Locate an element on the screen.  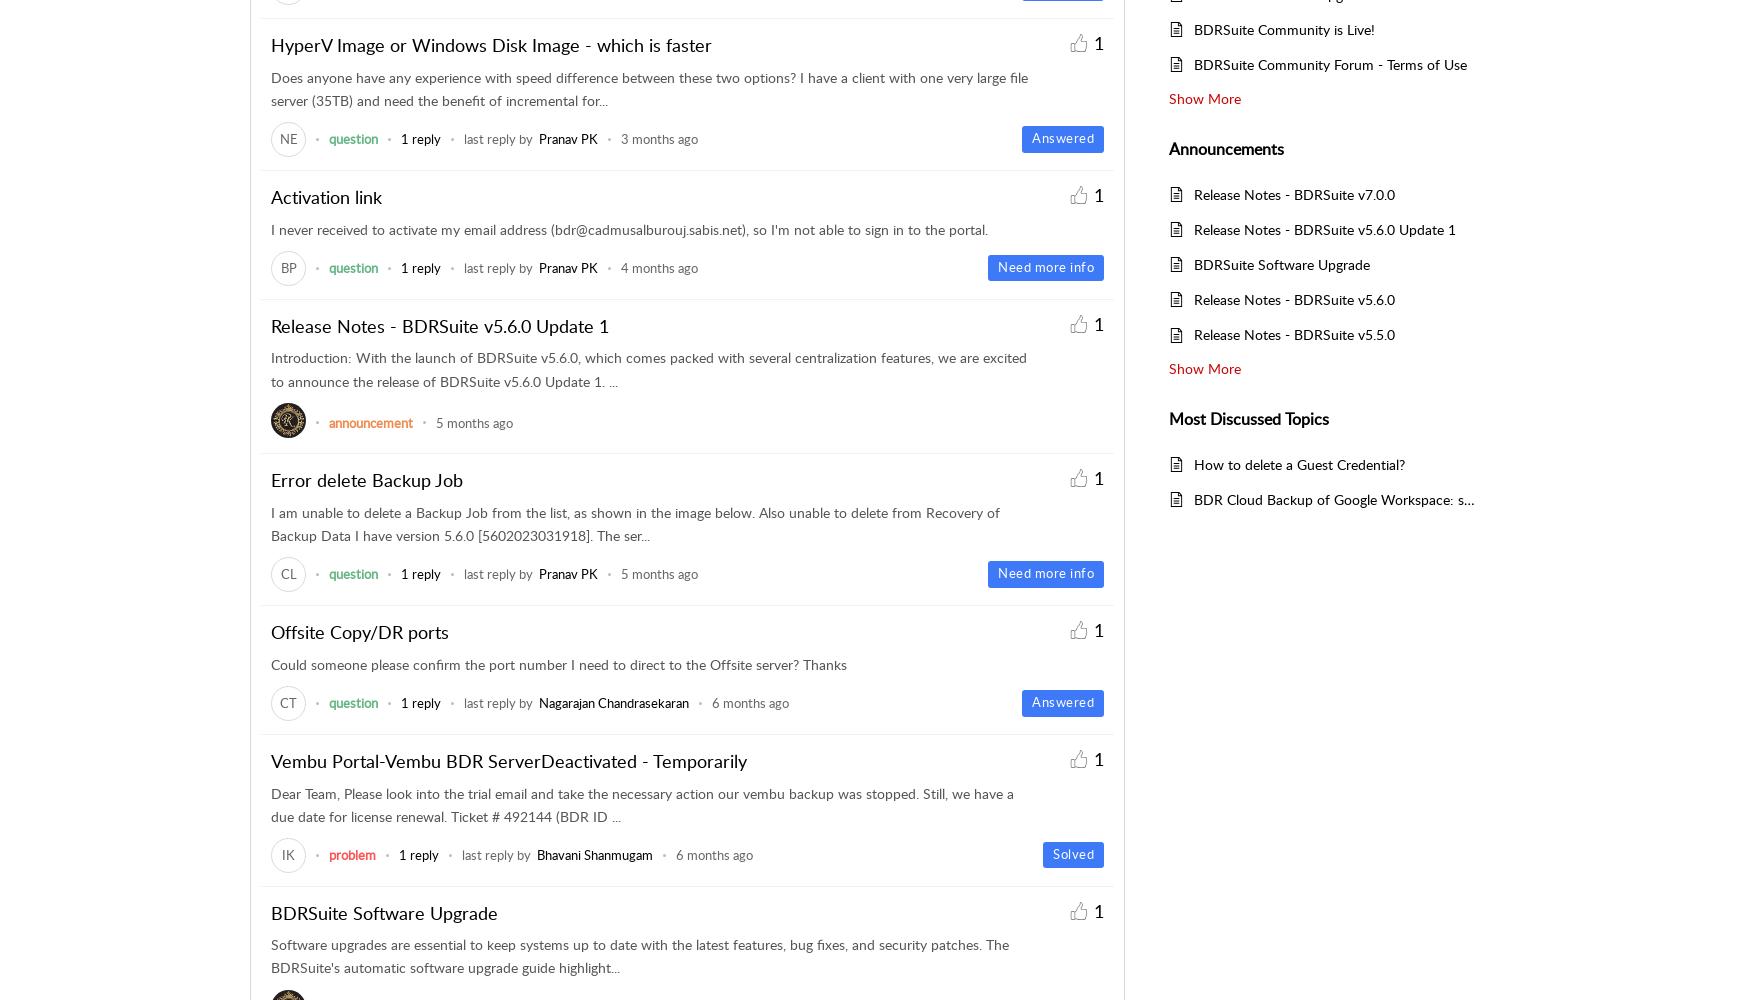
'How to delete a Guest Credential?' is located at coordinates (1298, 462).